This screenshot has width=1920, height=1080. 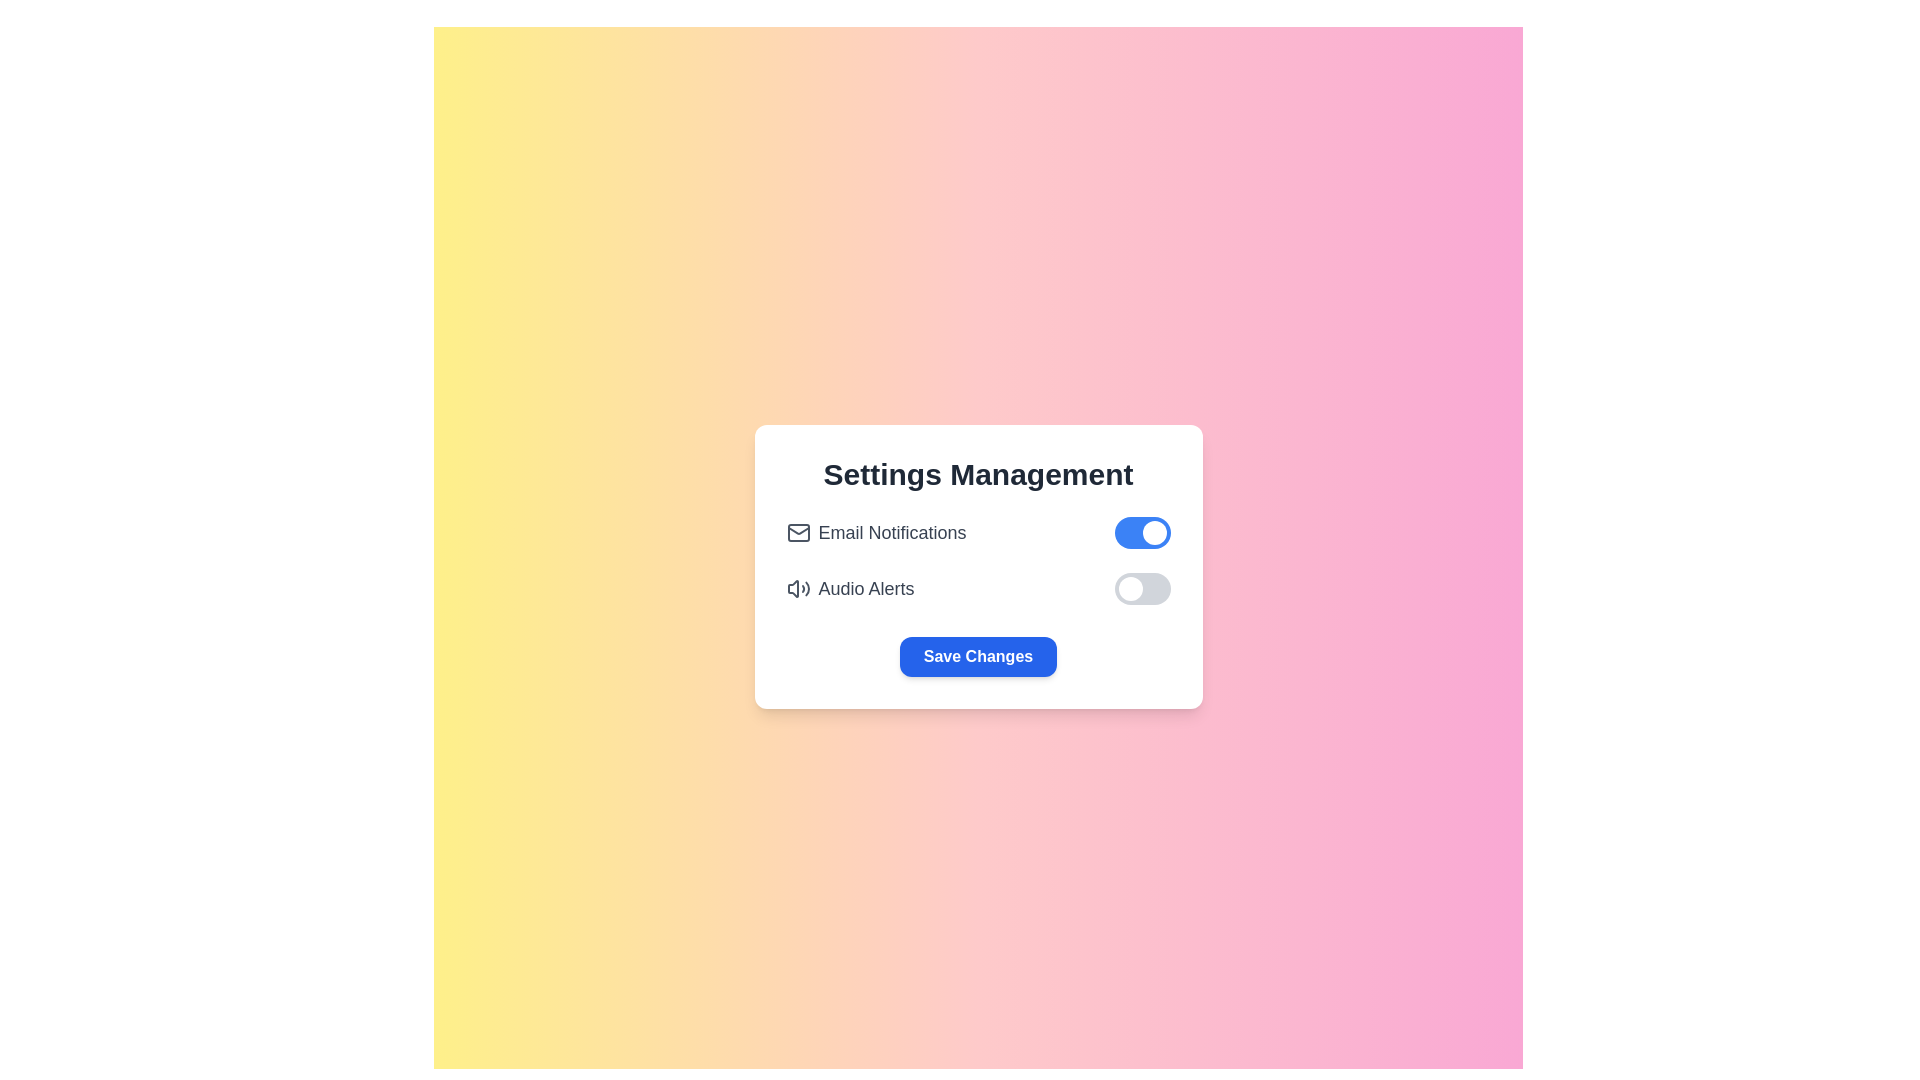 I want to click on the toggle switch knob for 'Email Notifications' in the 'Settings Management' panel, so click(x=1154, y=531).